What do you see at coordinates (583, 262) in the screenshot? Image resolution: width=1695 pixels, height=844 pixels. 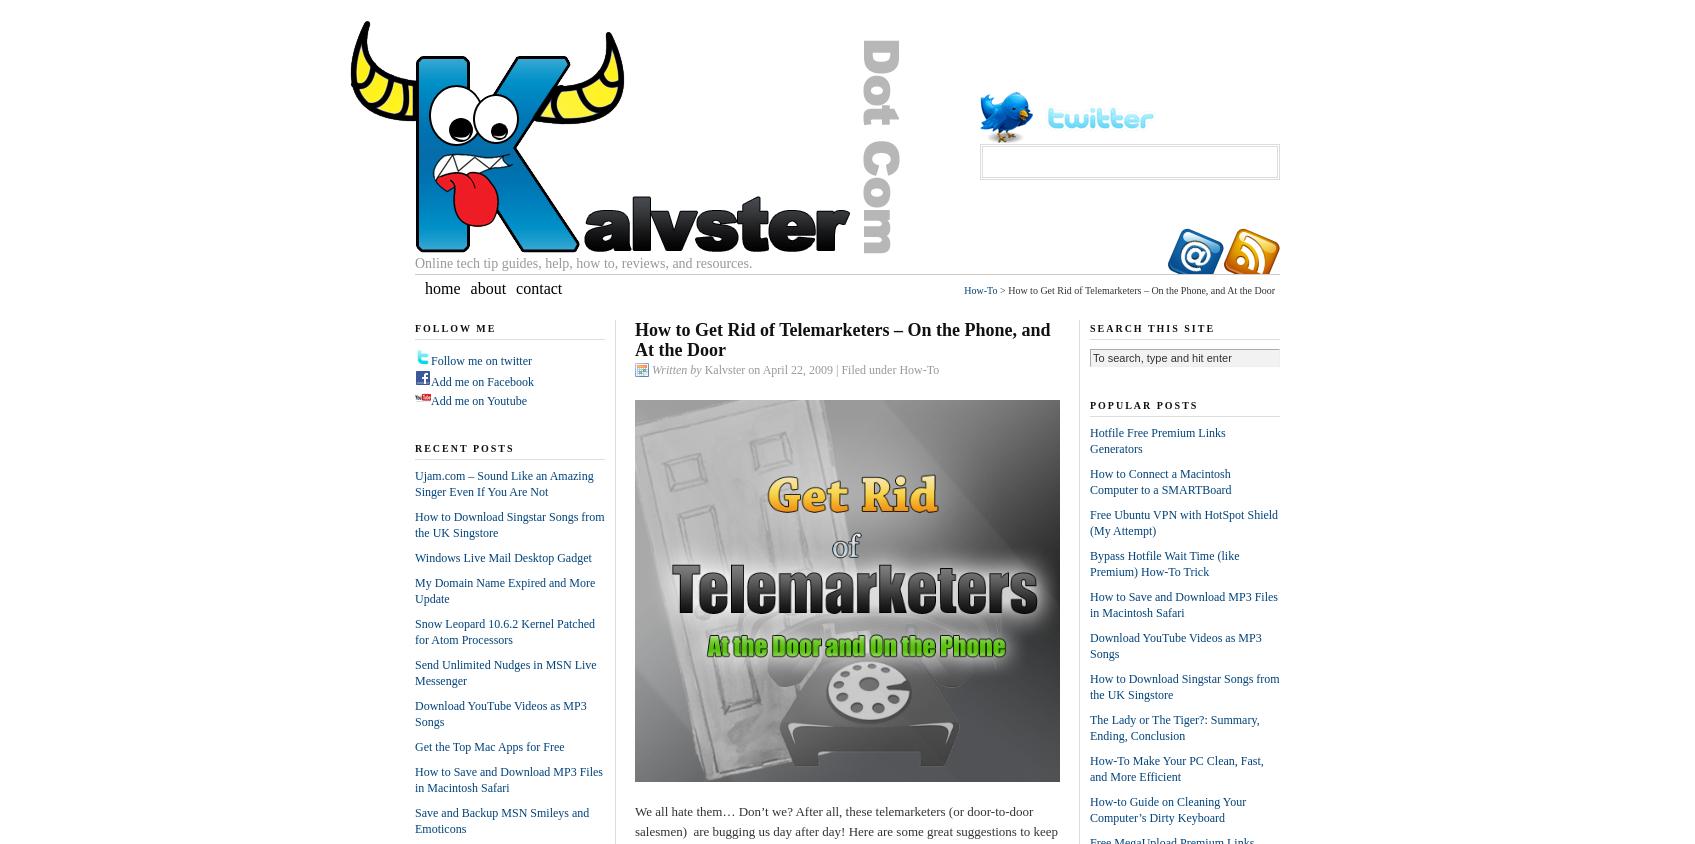 I see `'Online tech tip guides, help, how to, reviews, and resources.'` at bounding box center [583, 262].